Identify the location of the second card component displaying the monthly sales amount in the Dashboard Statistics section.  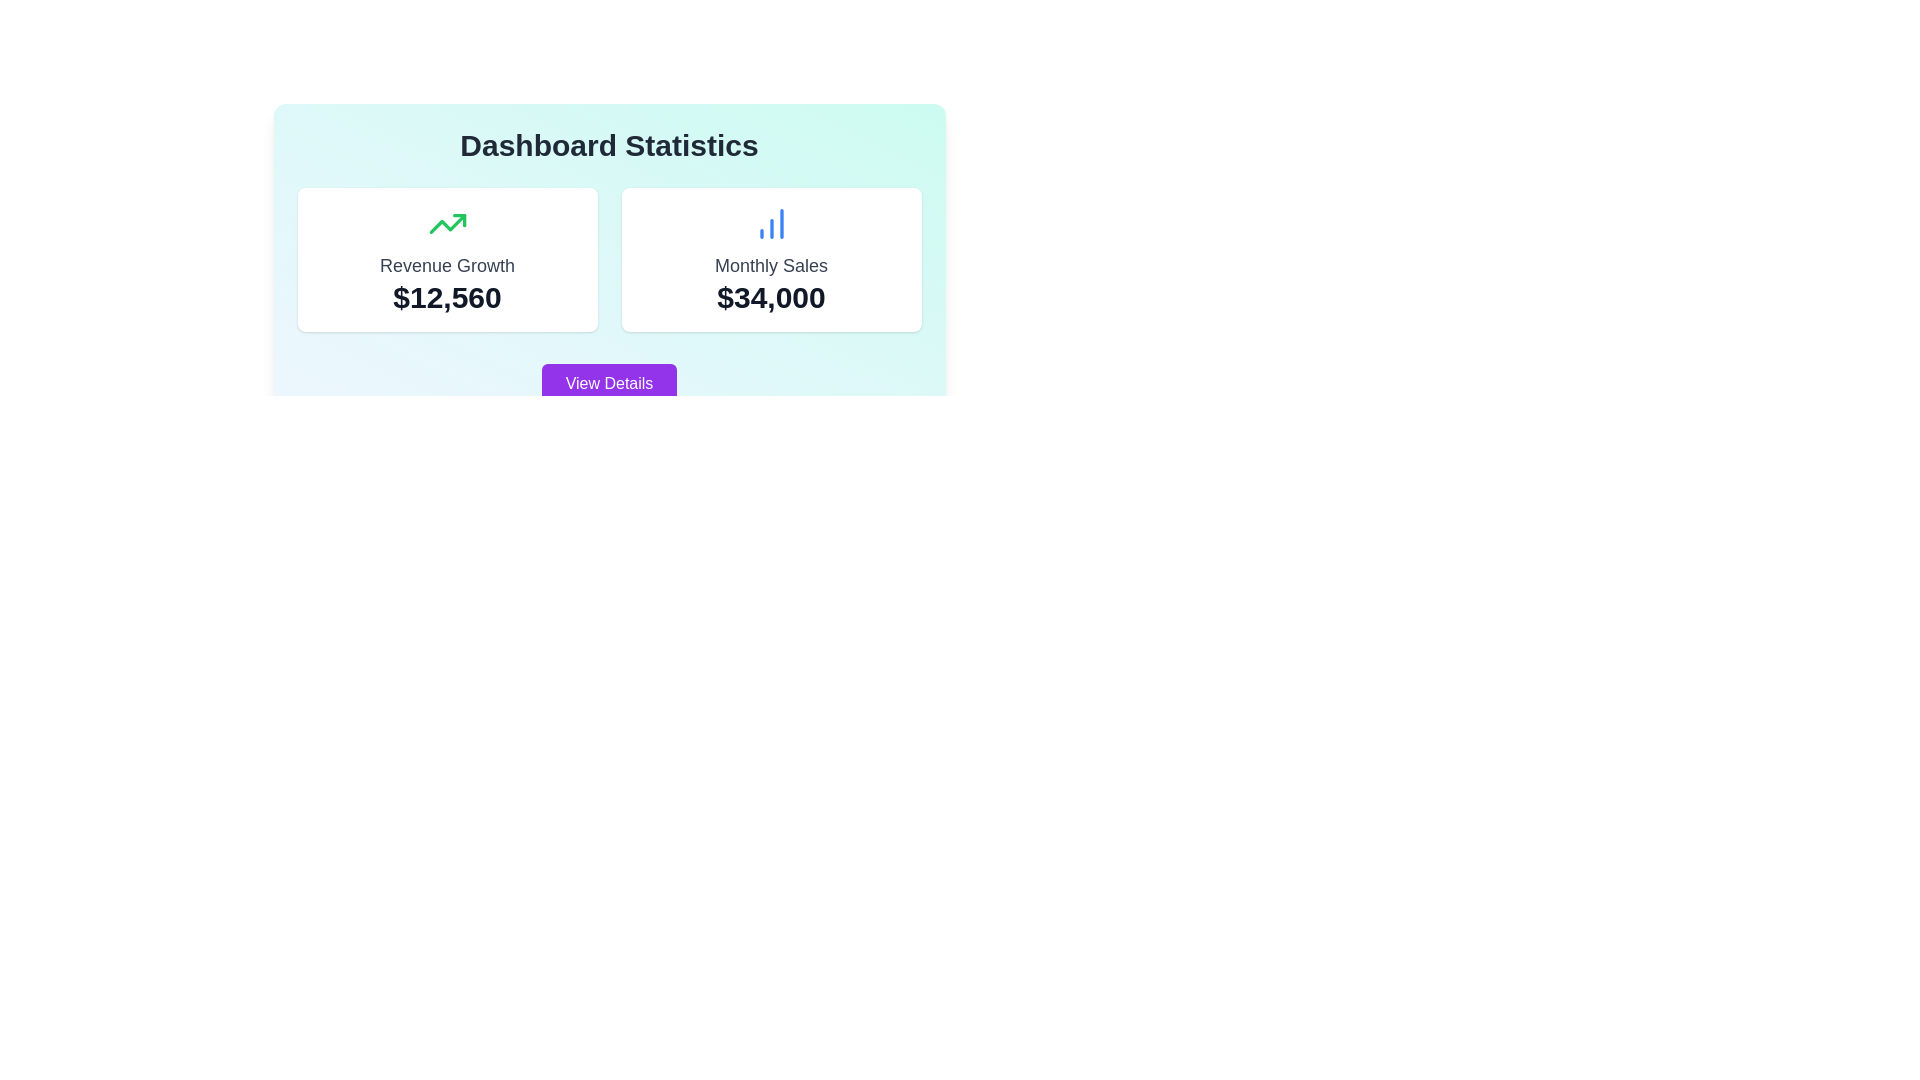
(770, 258).